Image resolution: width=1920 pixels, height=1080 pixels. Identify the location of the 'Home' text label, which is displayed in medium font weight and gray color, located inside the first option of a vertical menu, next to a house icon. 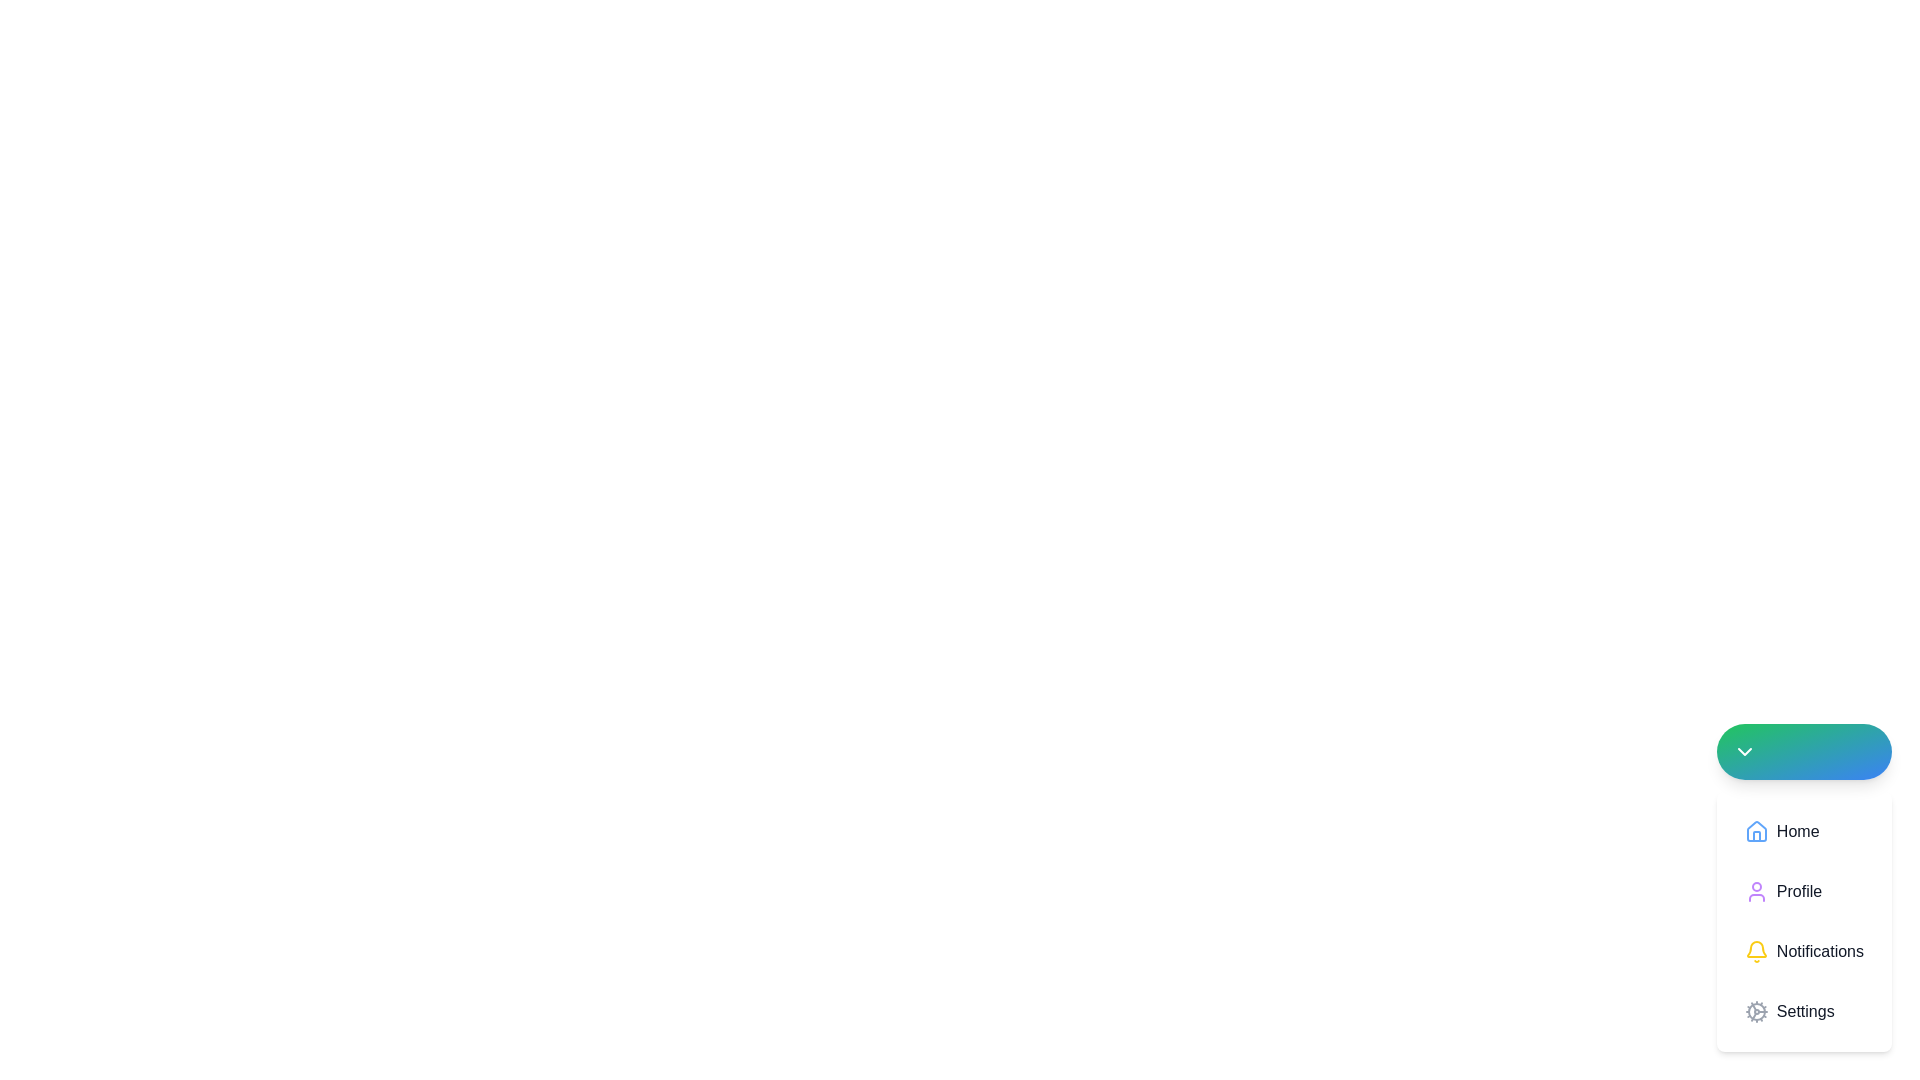
(1798, 832).